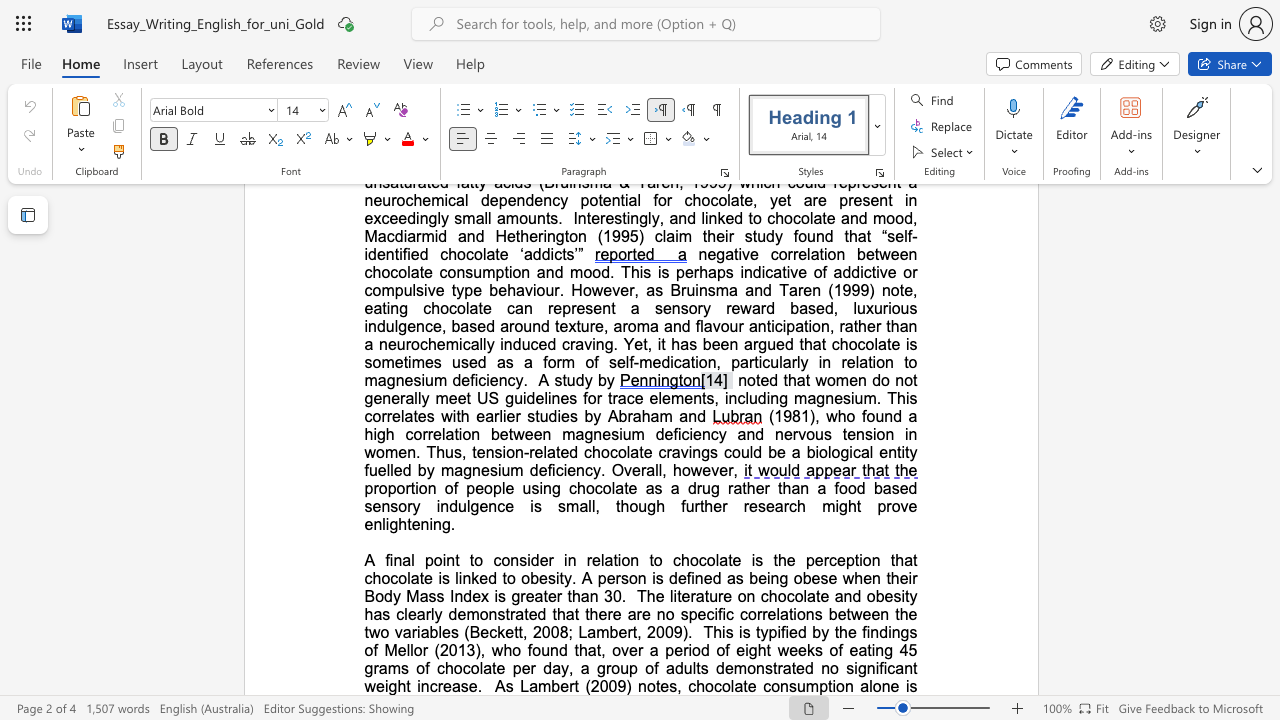  Describe the element at coordinates (436, 685) in the screenshot. I see `the subset text "rea" within the text "no significant weight increase"` at that location.